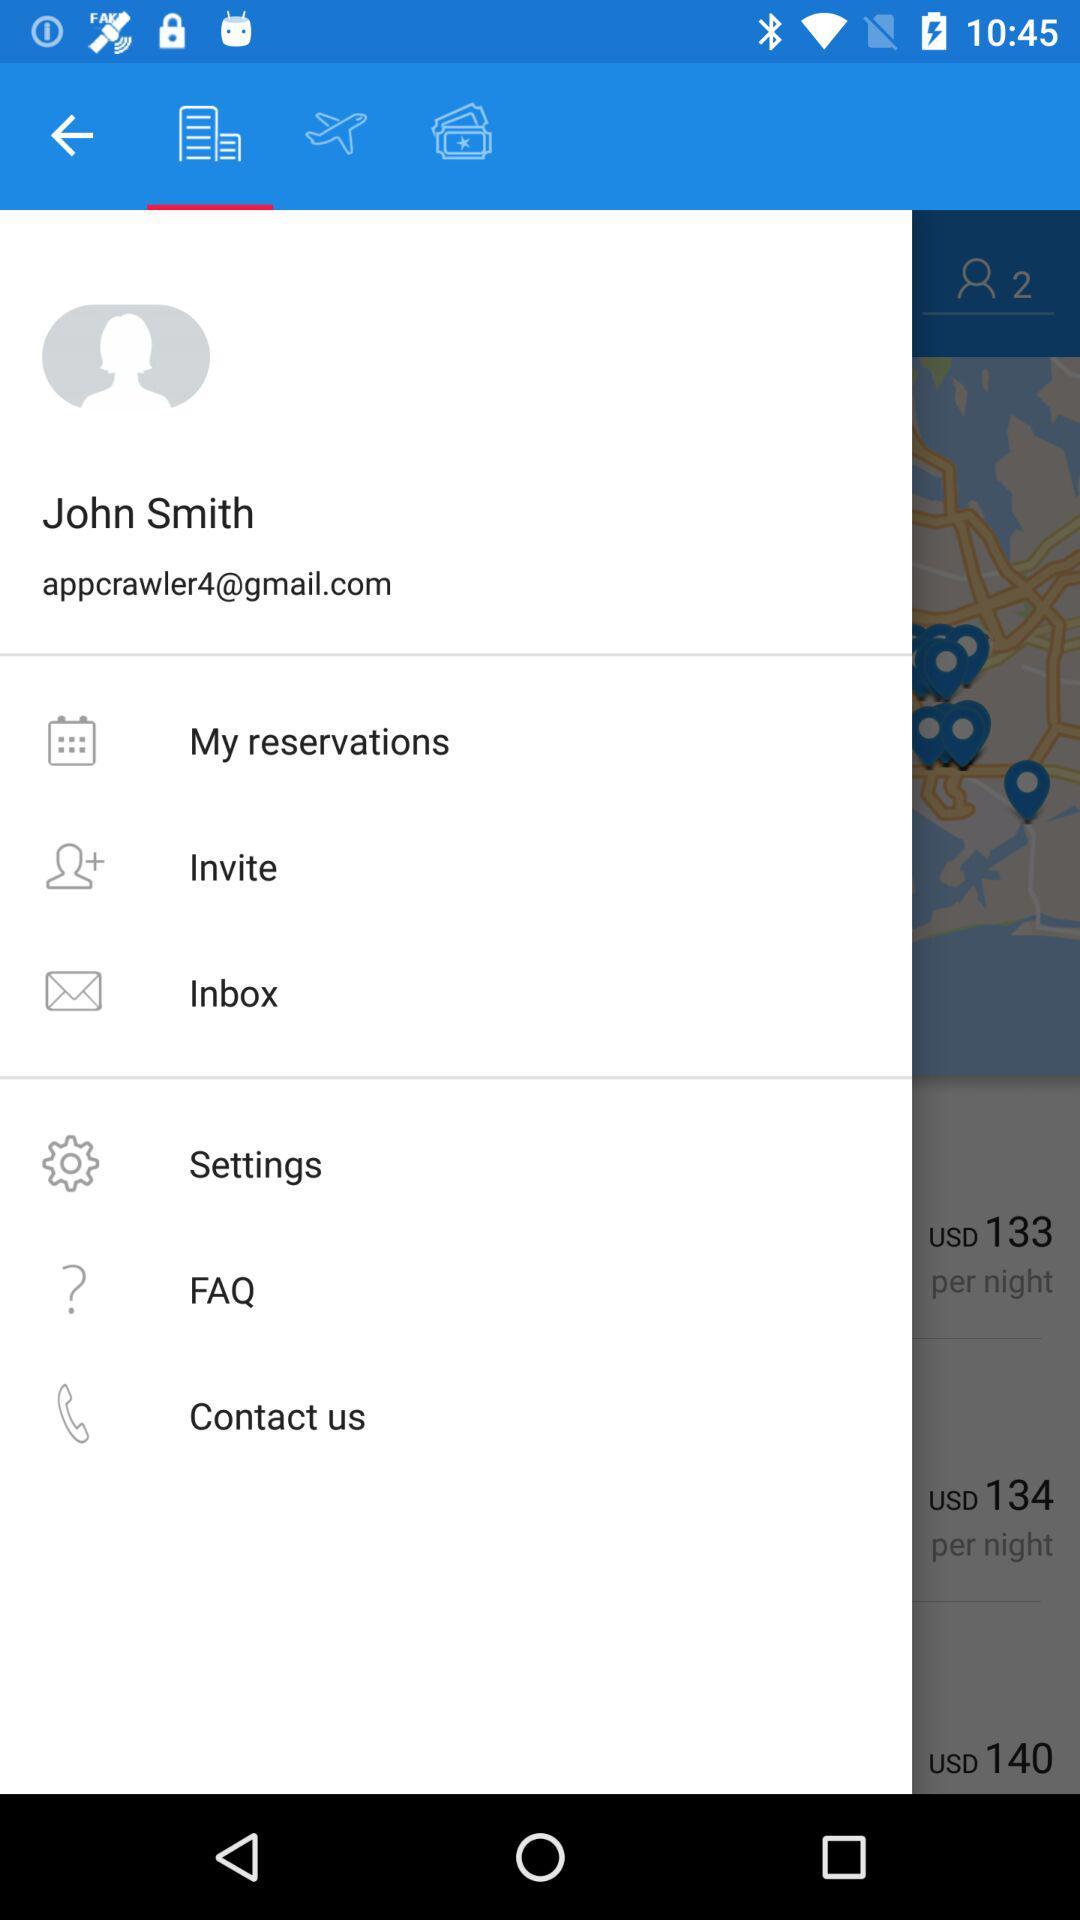 The height and width of the screenshot is (1920, 1080). What do you see at coordinates (462, 132) in the screenshot?
I see `the fourth button on the top of the page` at bounding box center [462, 132].